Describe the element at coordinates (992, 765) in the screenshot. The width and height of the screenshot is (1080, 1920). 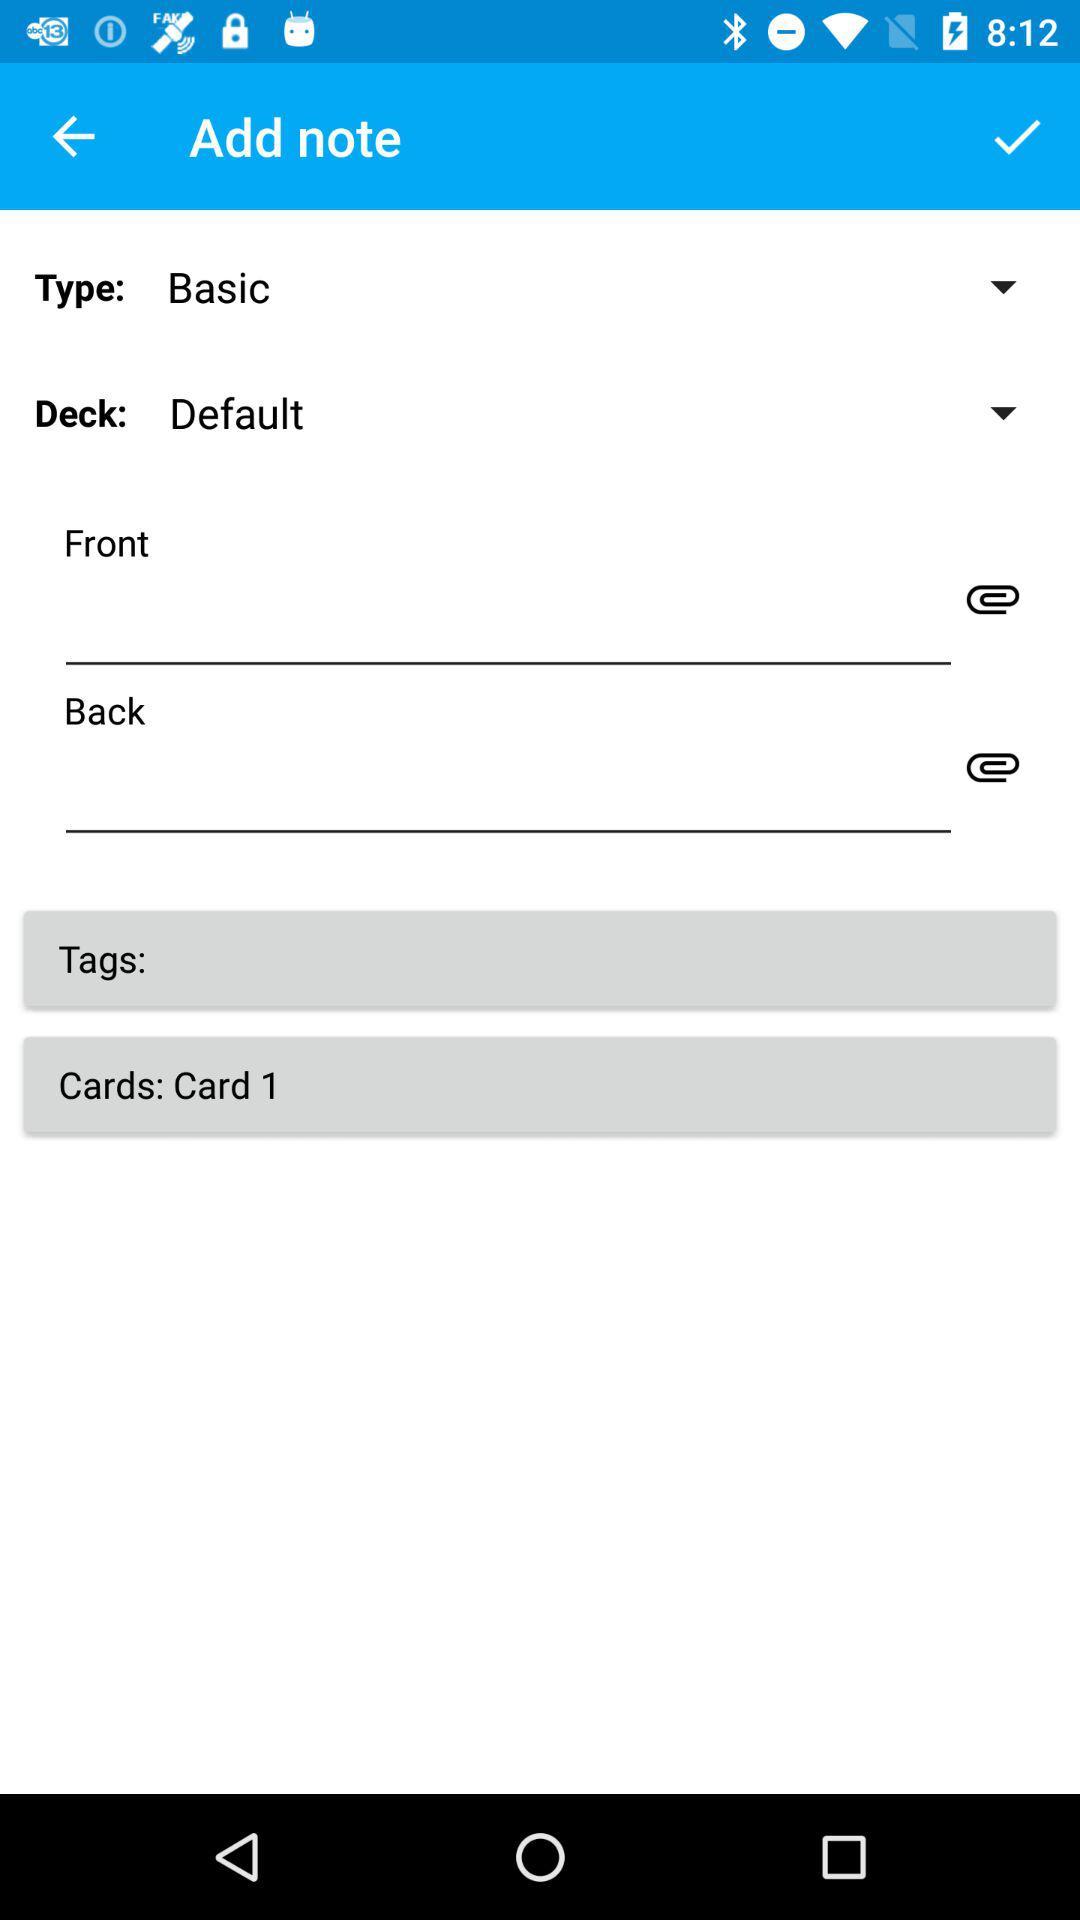
I see `the attach_file icon` at that location.